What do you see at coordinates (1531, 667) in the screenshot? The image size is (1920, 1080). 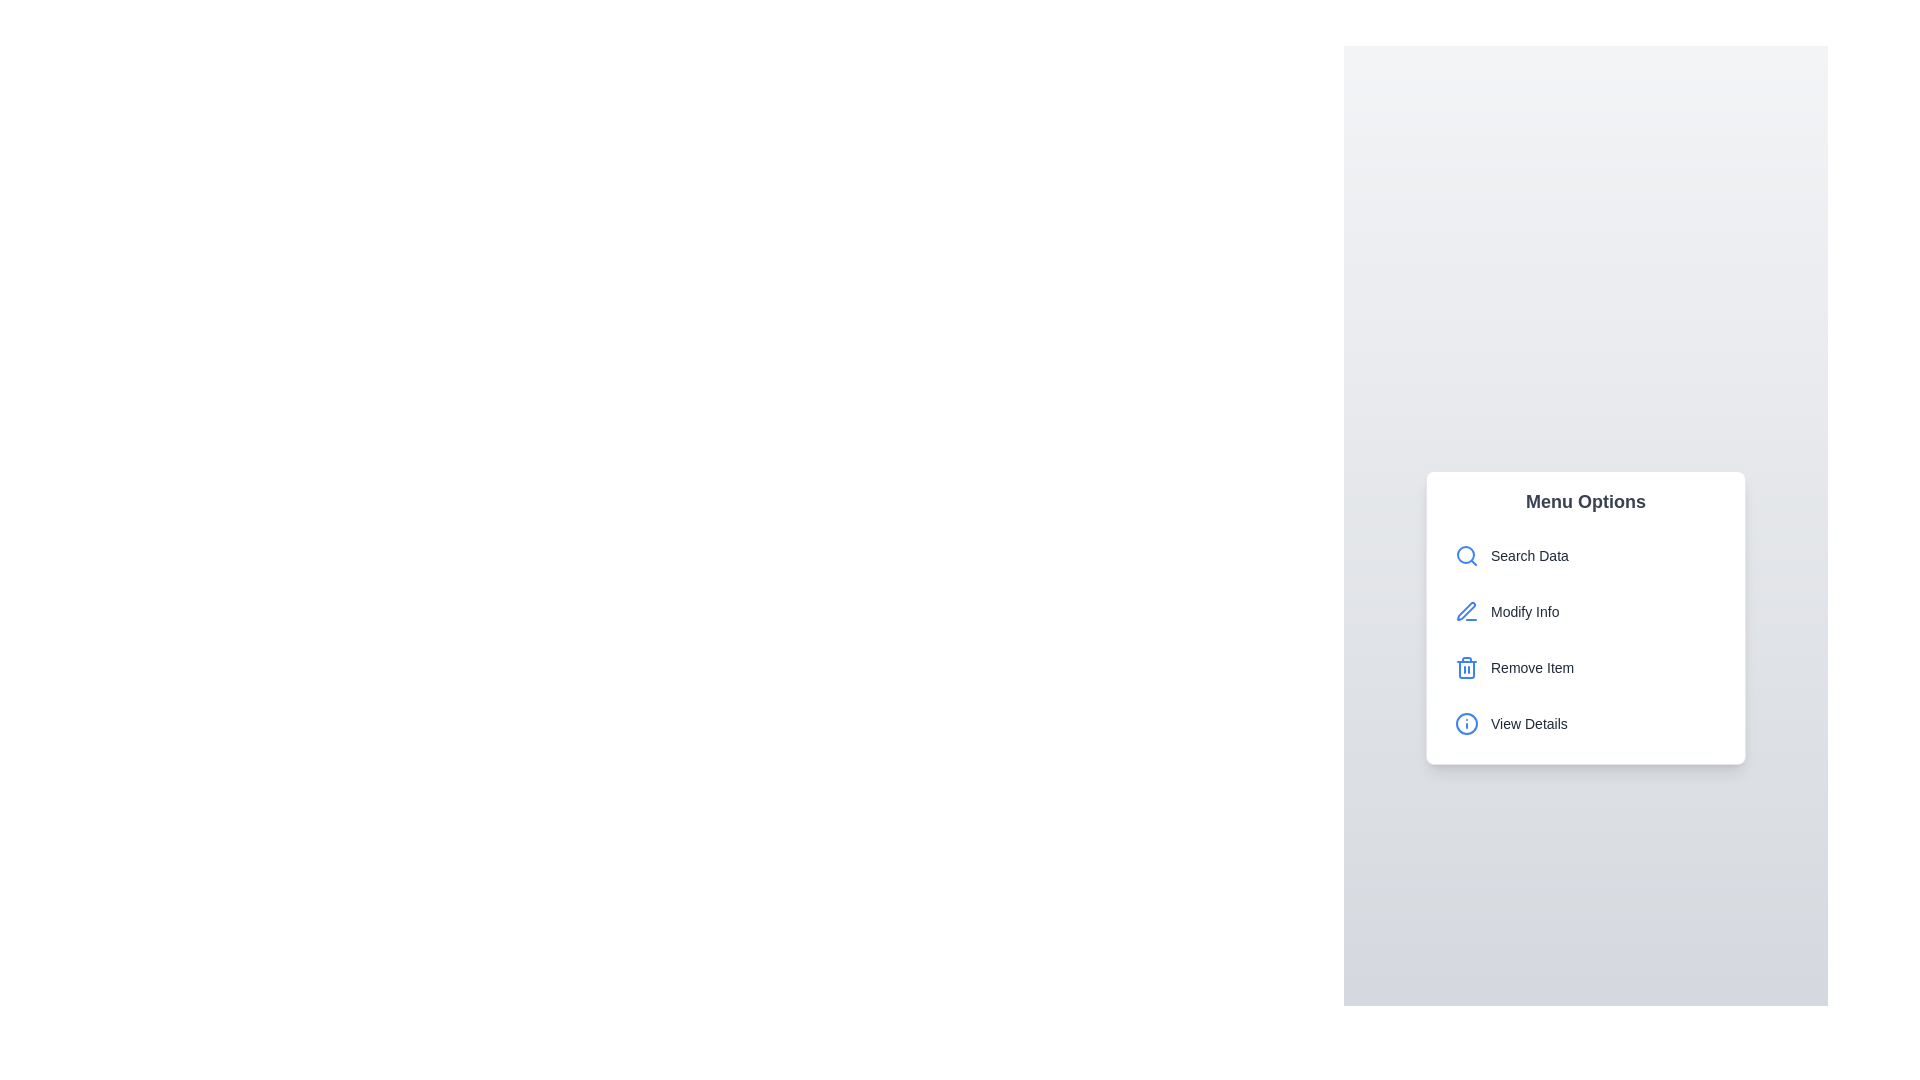 I see `the 'Remove Item' text label, which is styled in gray with a medium-sized font and located to the right of a trash bin icon in the menu options` at bounding box center [1531, 667].